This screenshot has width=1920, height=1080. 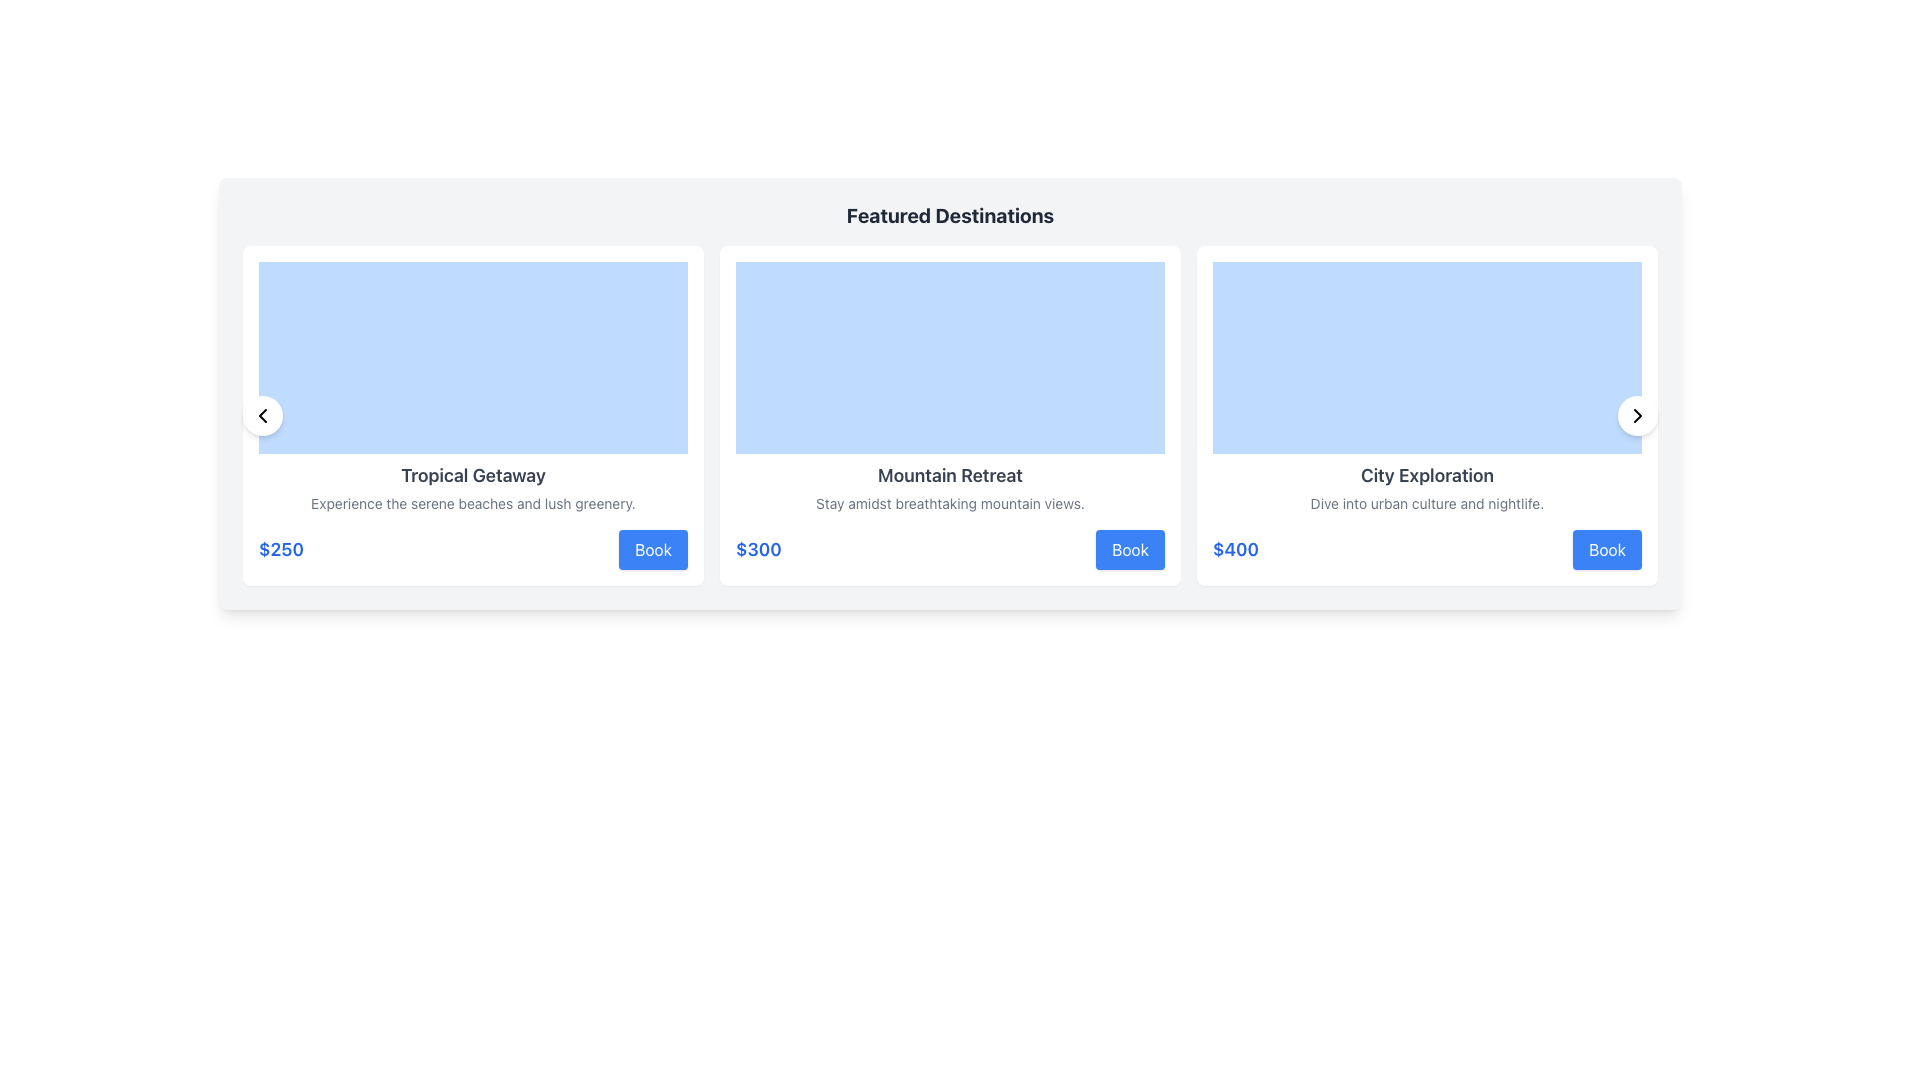 What do you see at coordinates (1637, 415) in the screenshot?
I see `the right-chevron icon located in the third card under 'City Exploration'` at bounding box center [1637, 415].